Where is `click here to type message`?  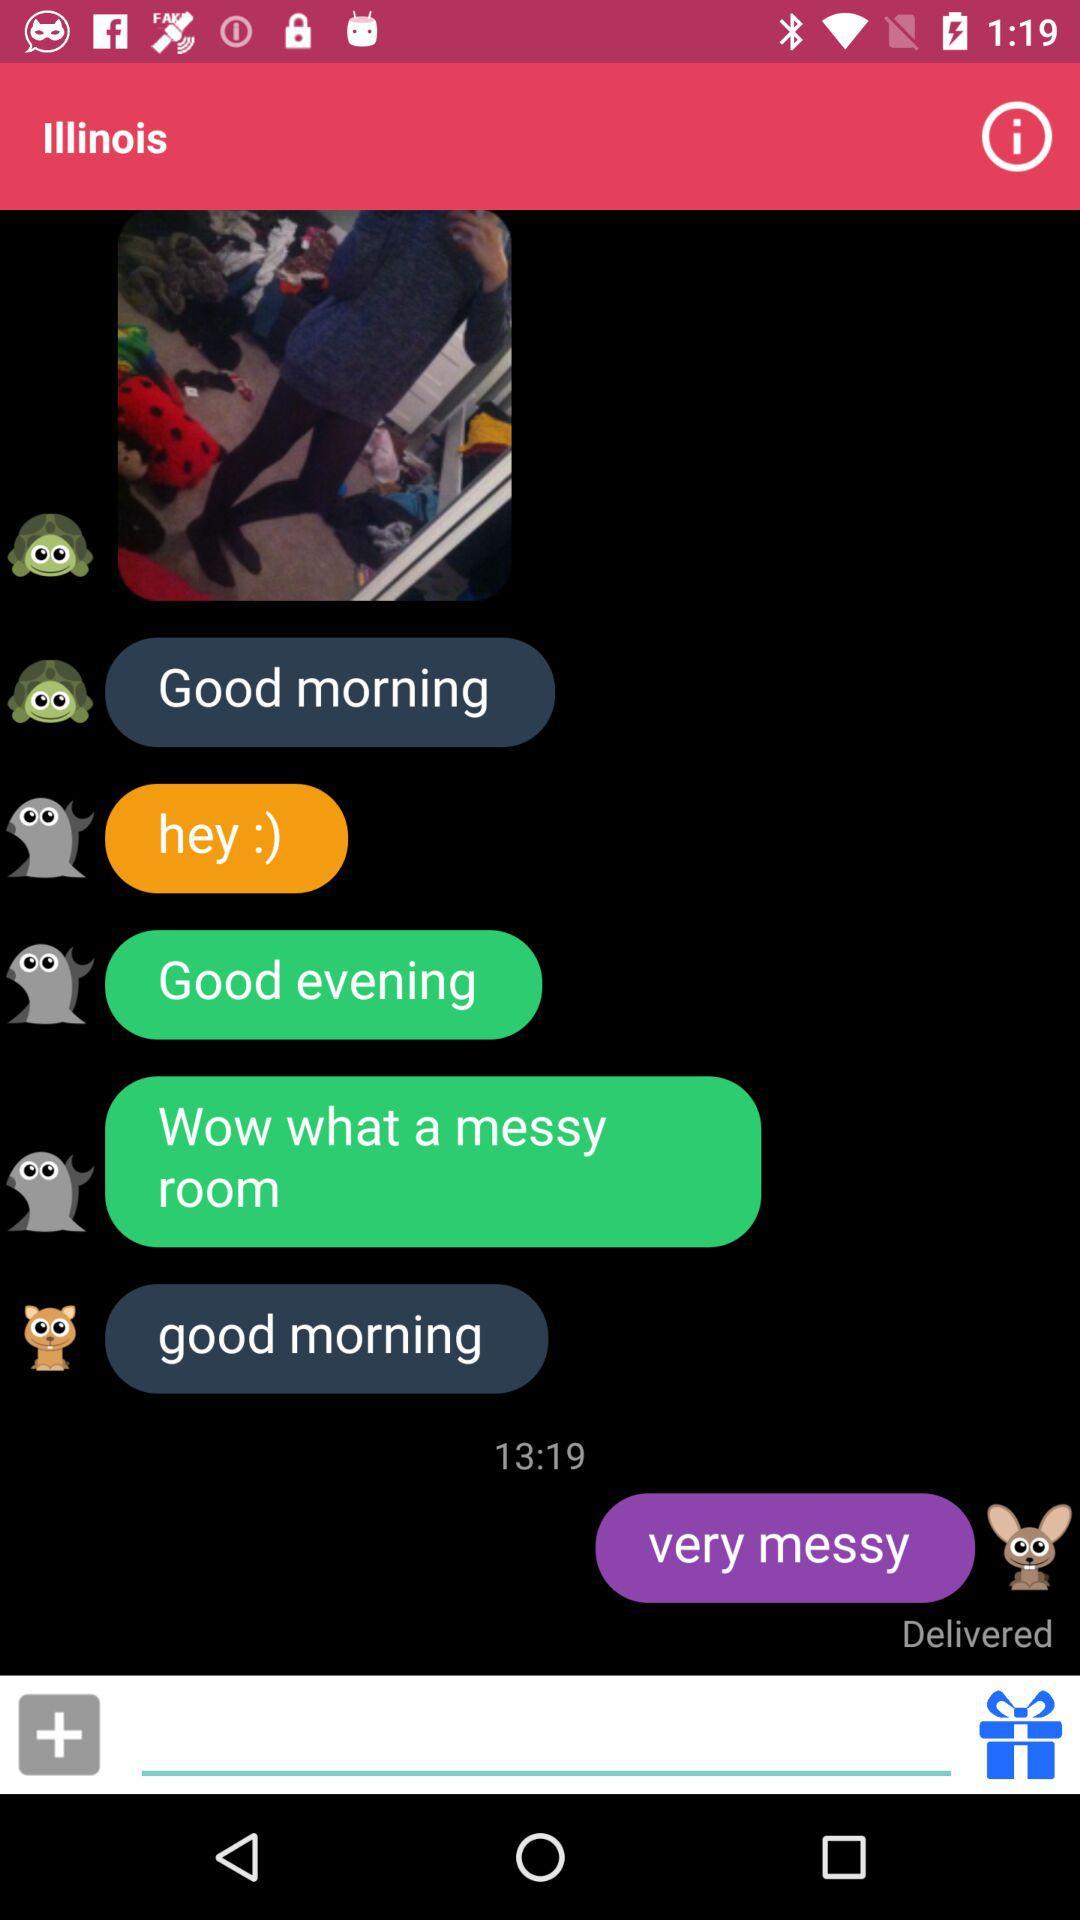 click here to type message is located at coordinates (546, 1733).